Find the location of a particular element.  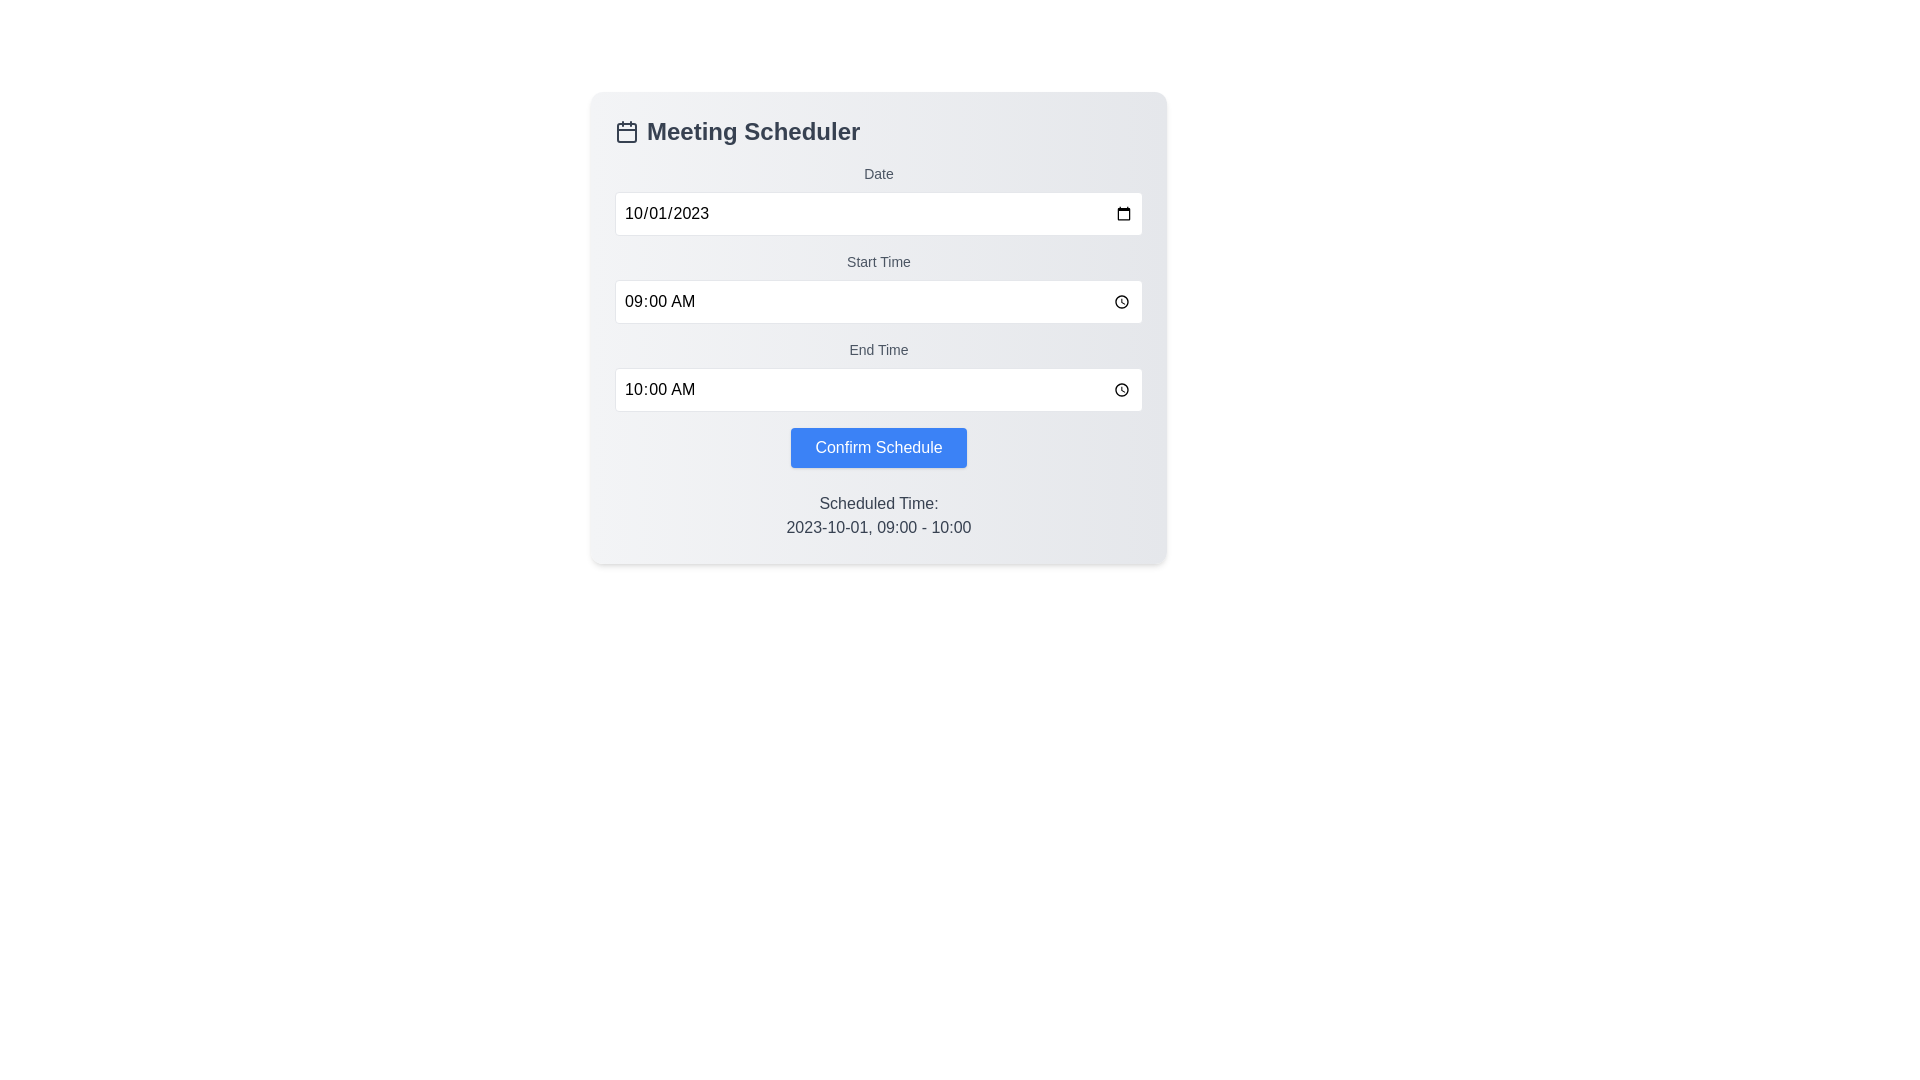

the 'Start Time' input field, which displays '09:00 AM' is located at coordinates (878, 301).